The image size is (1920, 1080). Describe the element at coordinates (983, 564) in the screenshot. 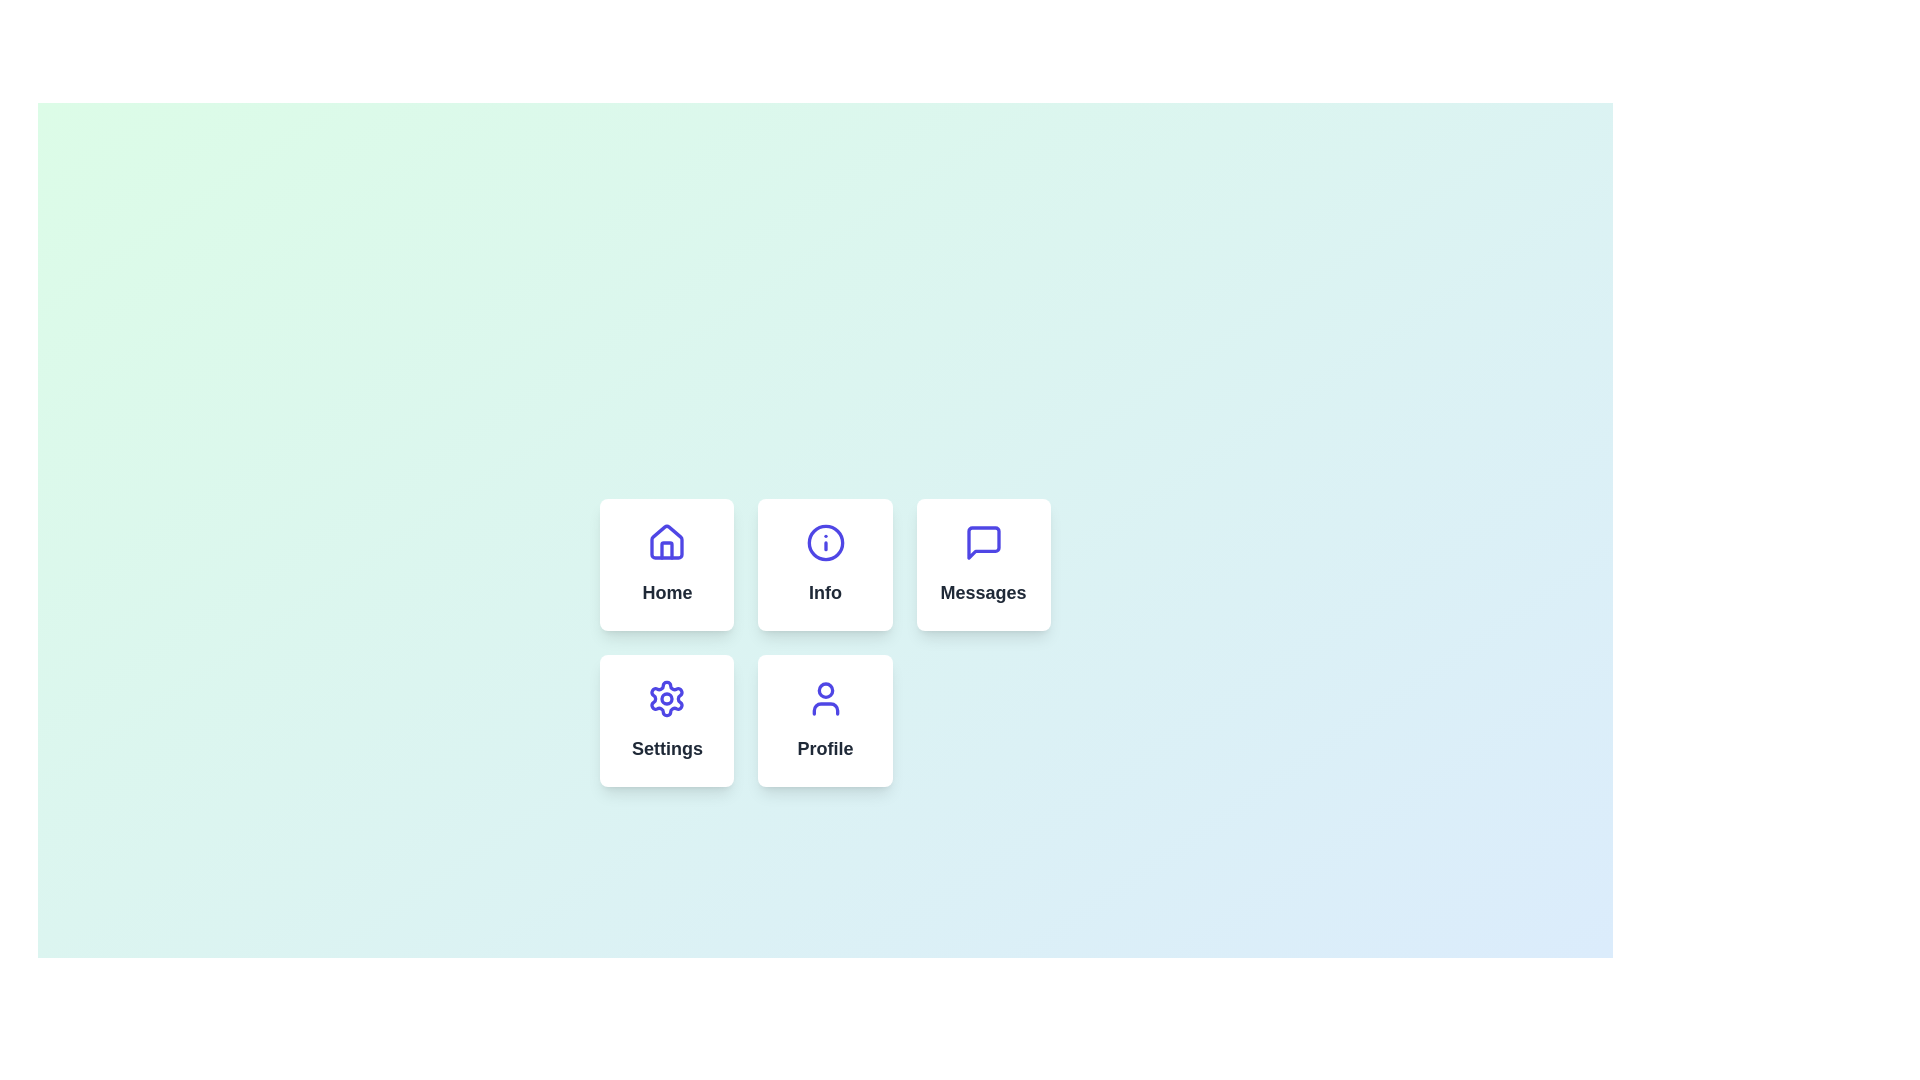

I see `the third card in the top row of the grid structure related to 'Messages'` at that location.